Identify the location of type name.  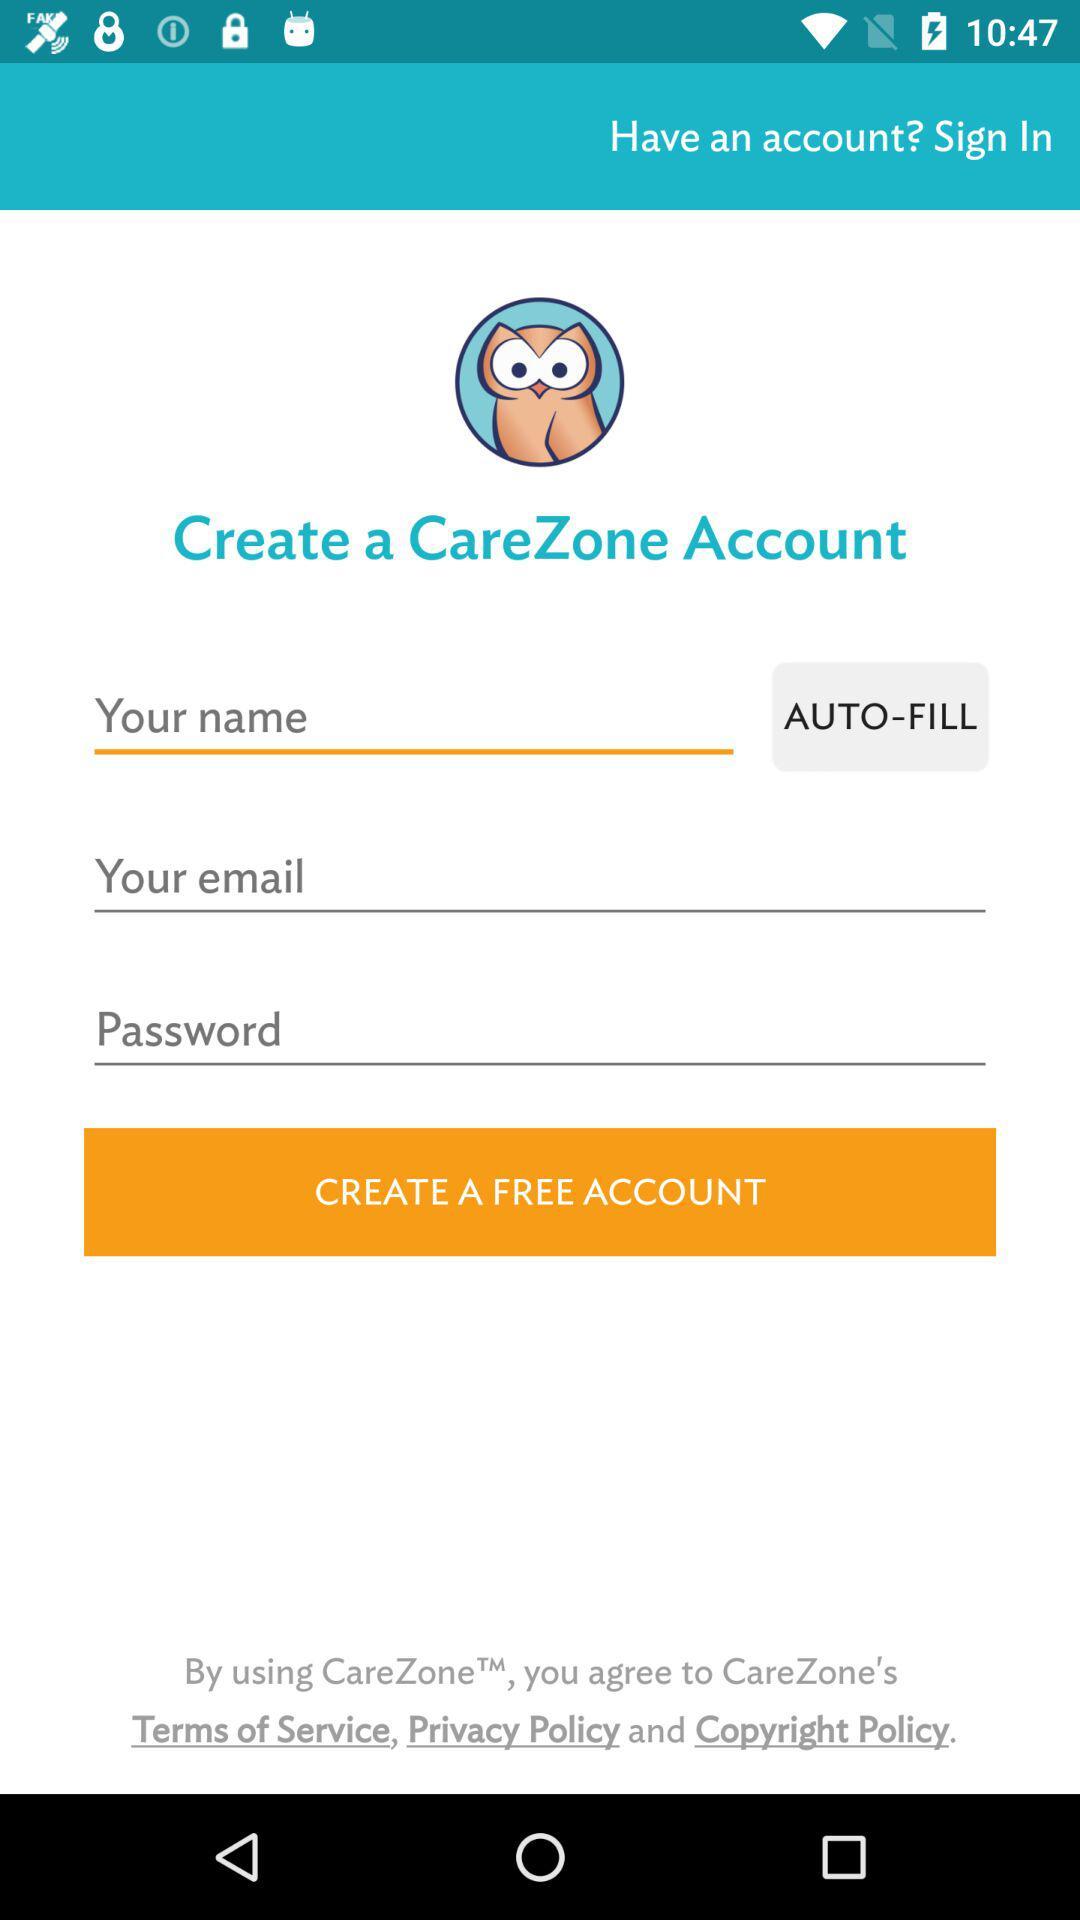
(412, 716).